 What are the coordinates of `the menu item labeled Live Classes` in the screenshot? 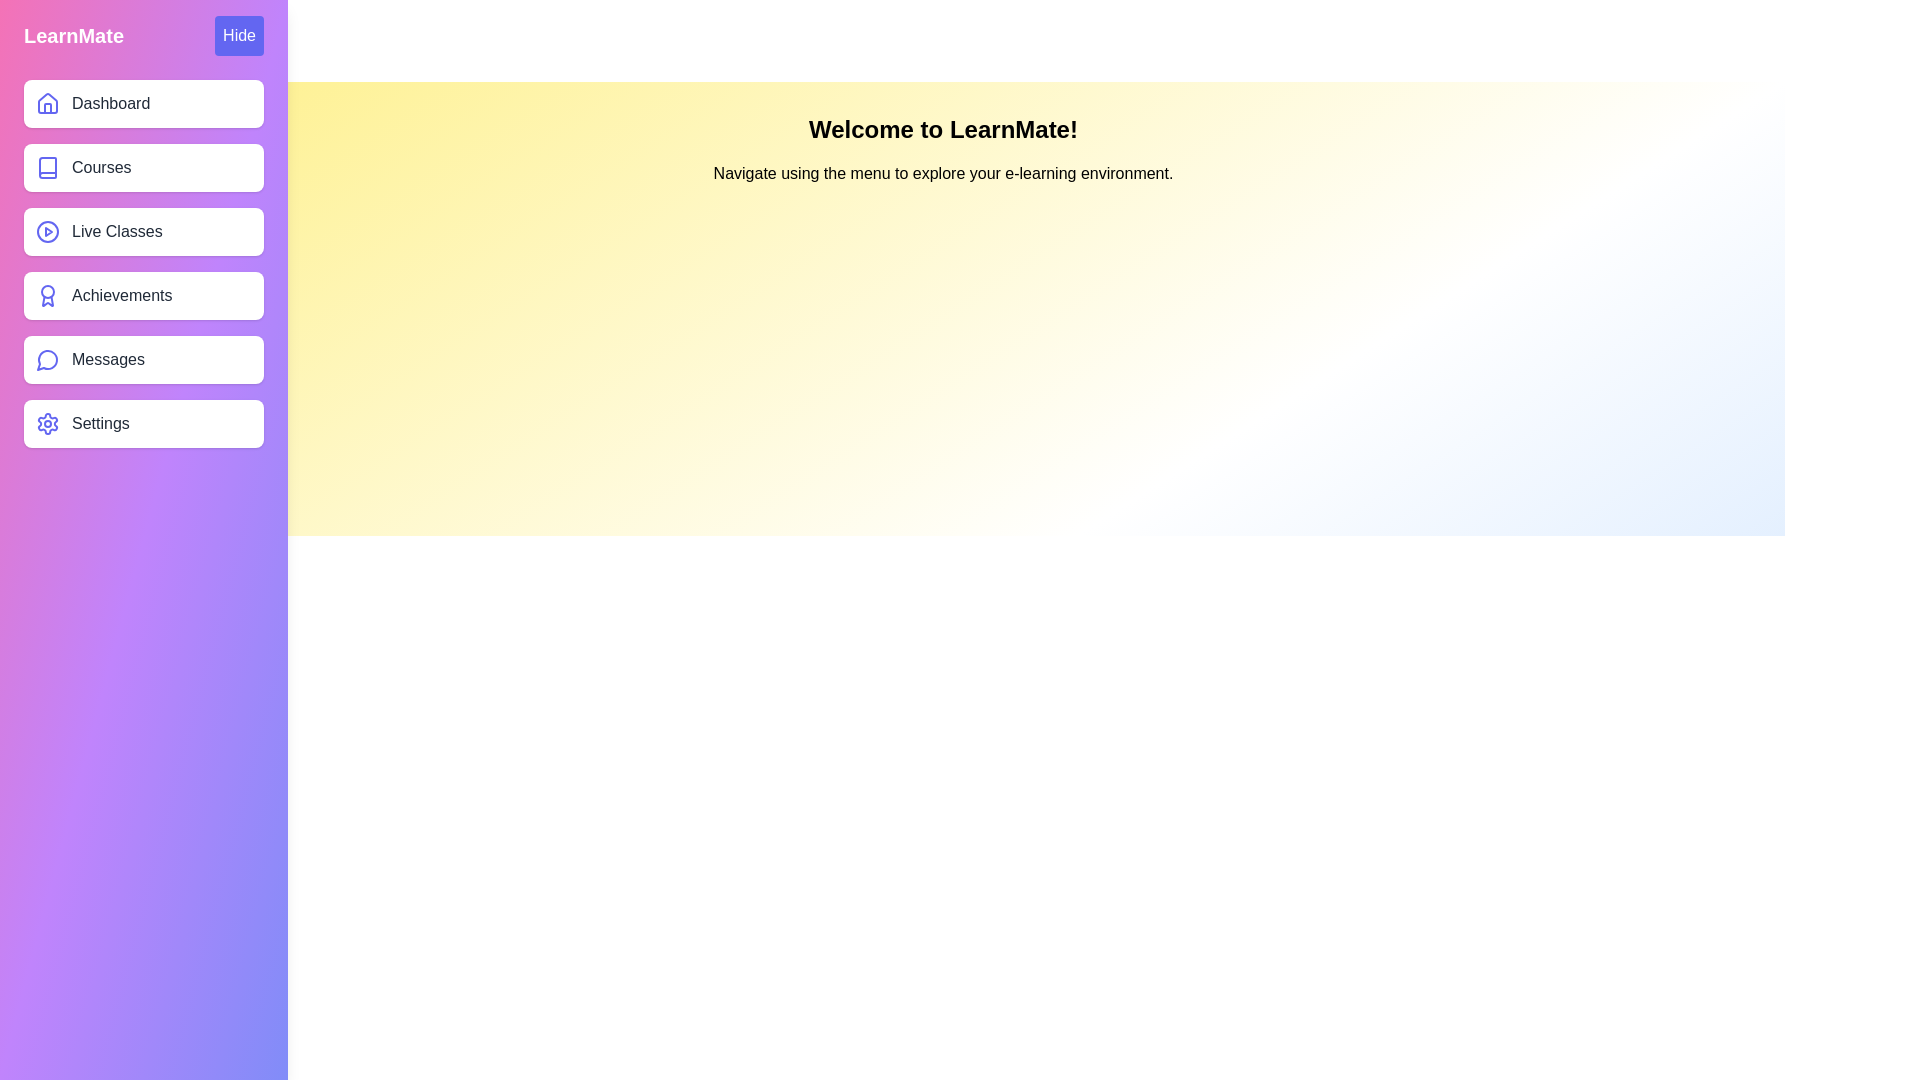 It's located at (143, 230).